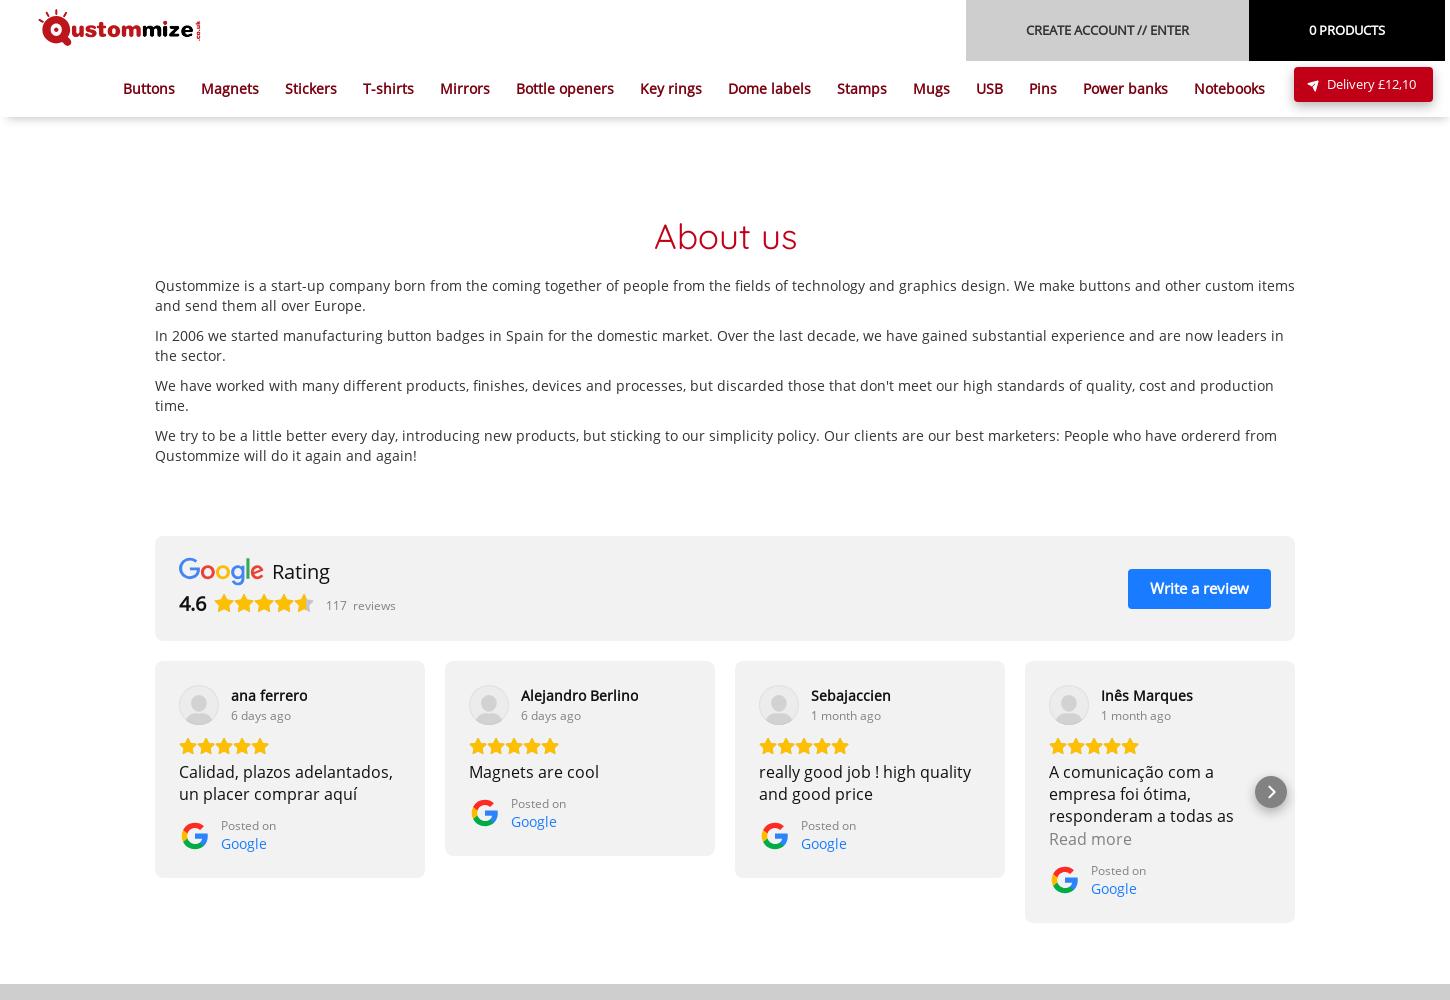 This screenshot has height=1000, width=1450. I want to click on 'reviews', so click(373, 603).